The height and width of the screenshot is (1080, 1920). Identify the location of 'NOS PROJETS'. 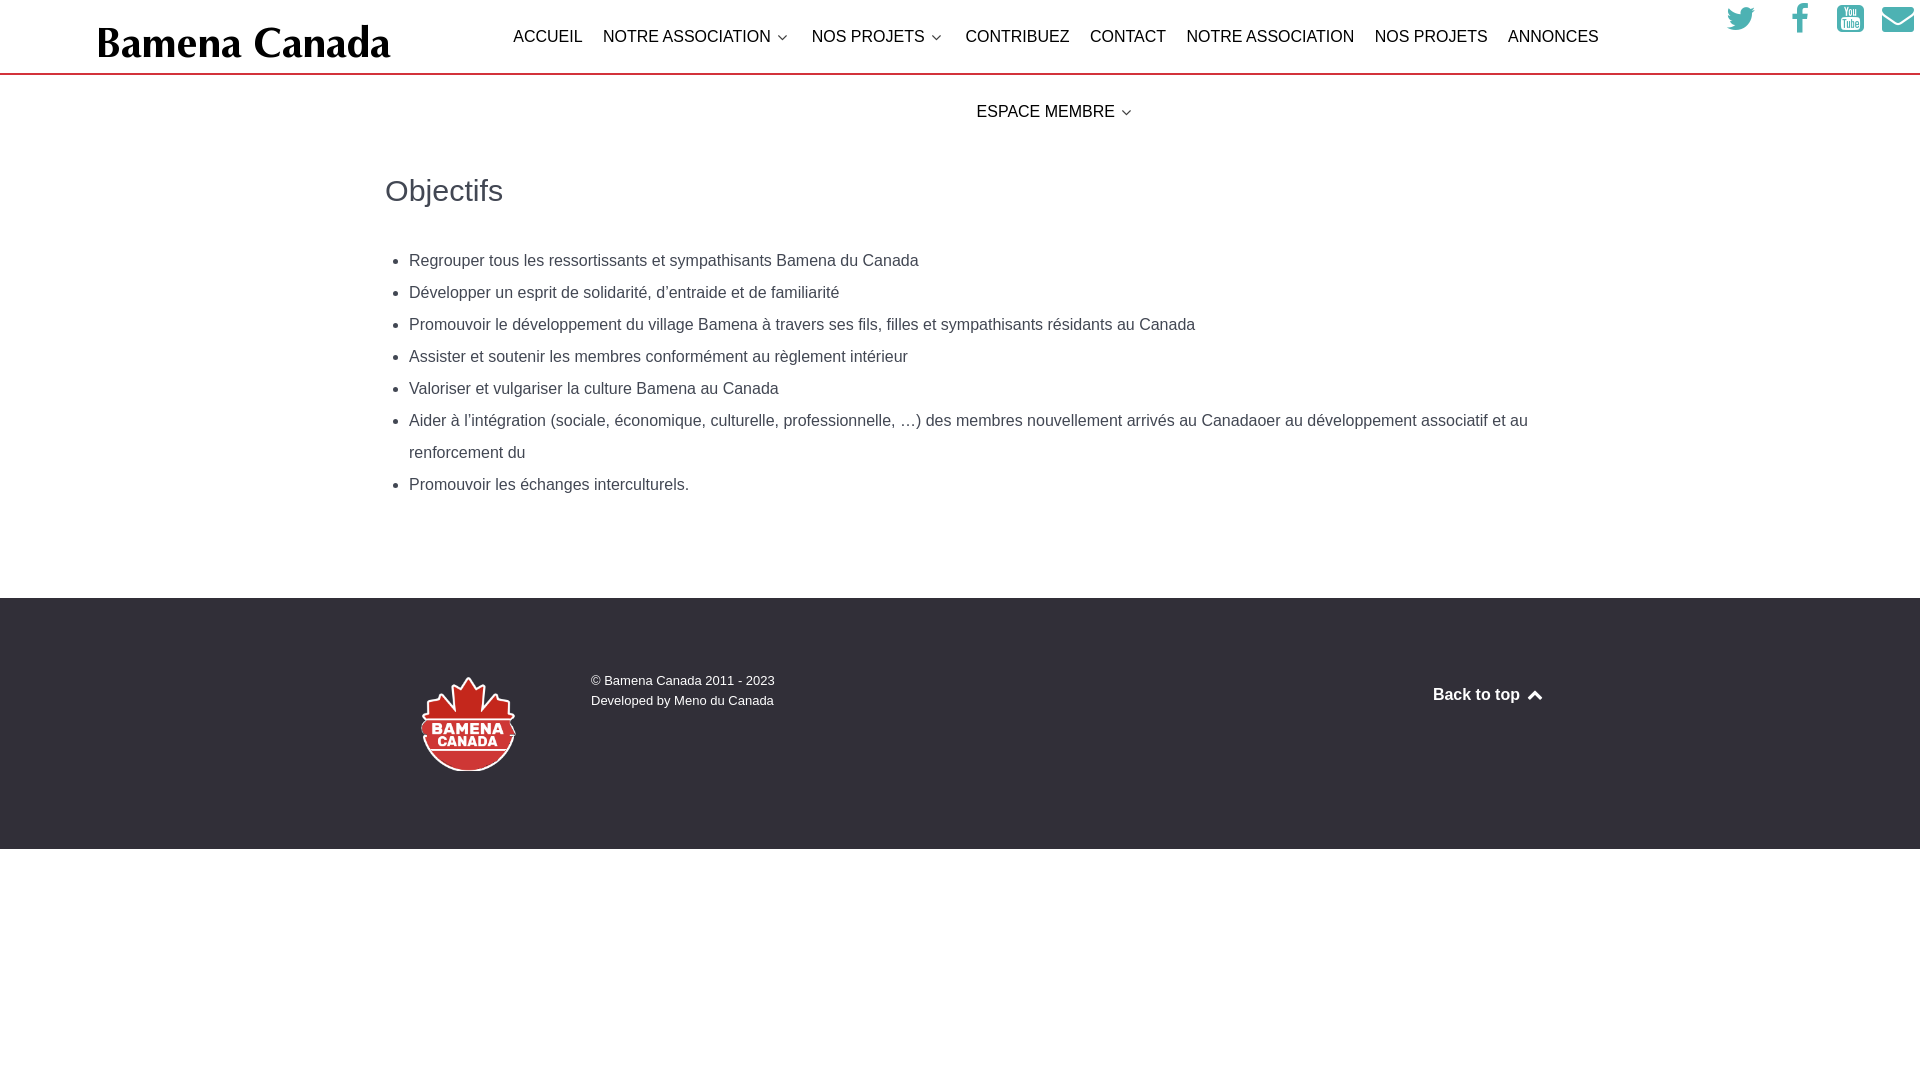
(878, 38).